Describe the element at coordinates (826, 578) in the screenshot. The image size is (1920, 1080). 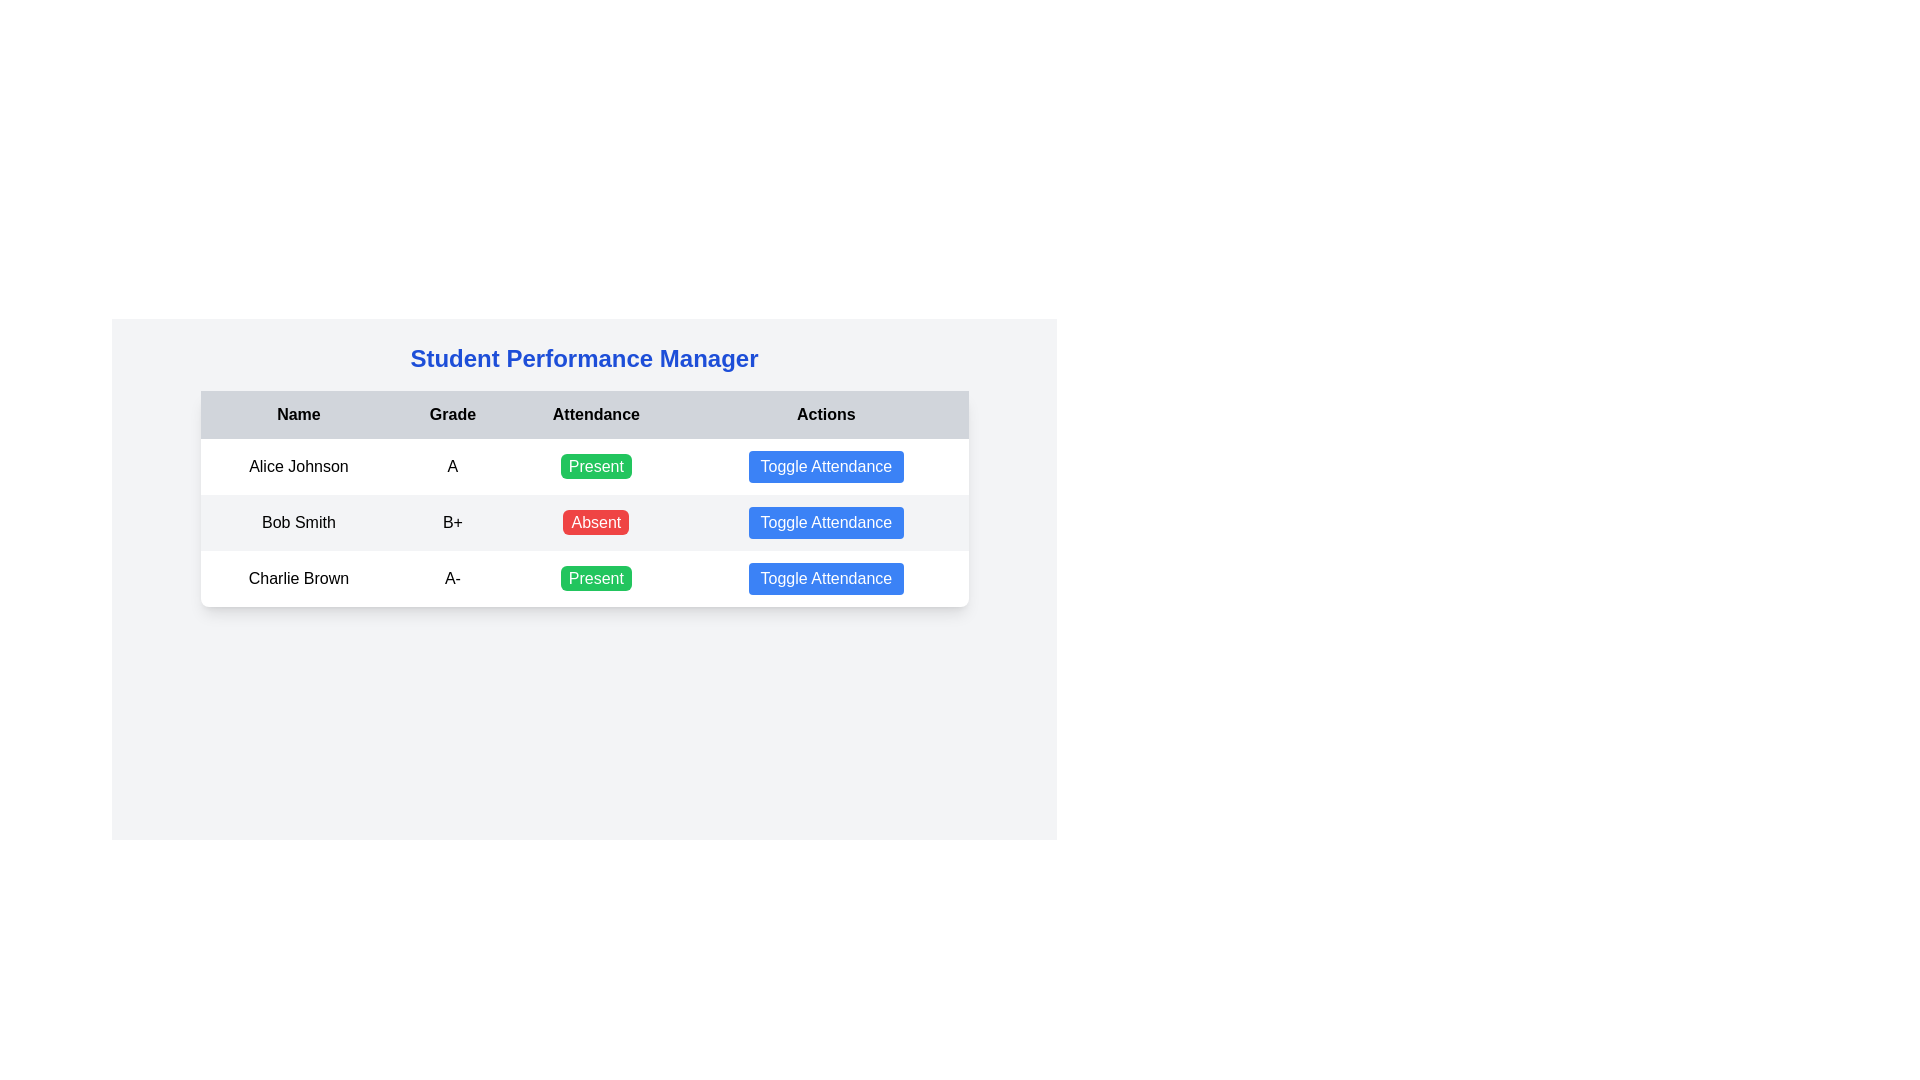
I see `the 'Present/Absent' toggle button for Charlie Brown in the 'Actions' column of the 'Student Performance Manager' section` at that location.